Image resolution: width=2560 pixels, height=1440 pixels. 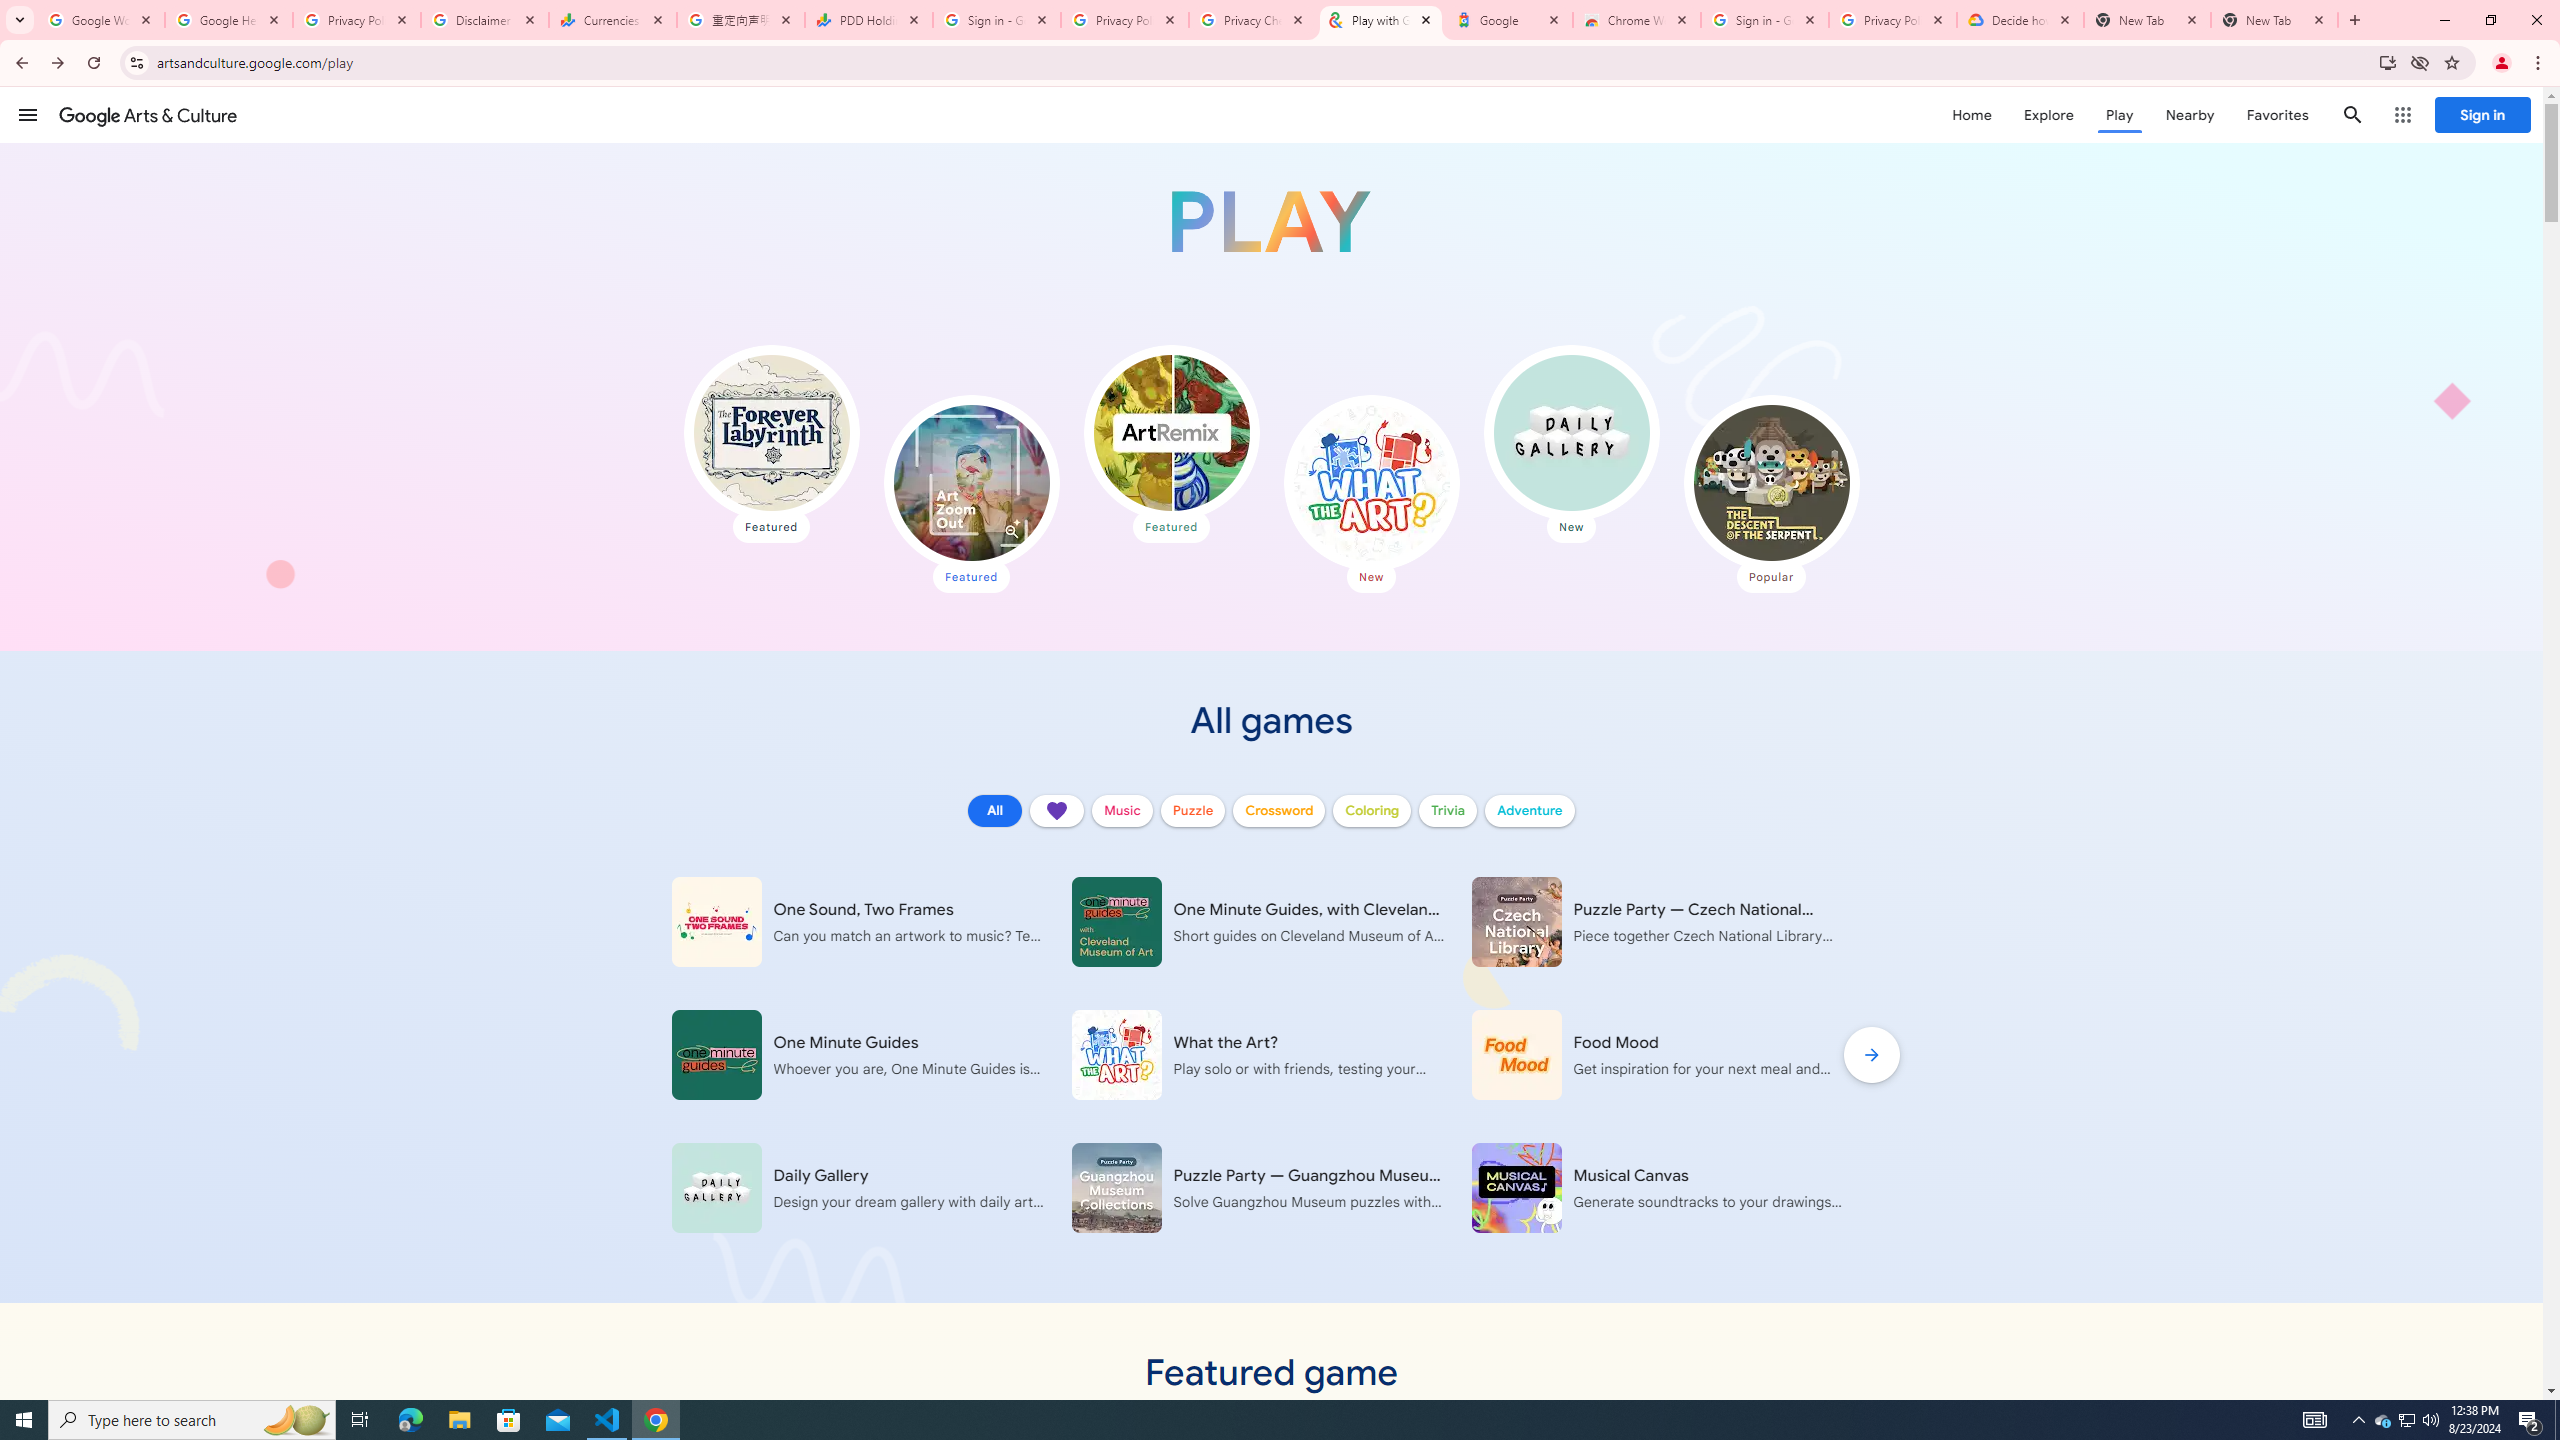 What do you see at coordinates (970, 482) in the screenshot?
I see `'Art Zoom Out'` at bounding box center [970, 482].